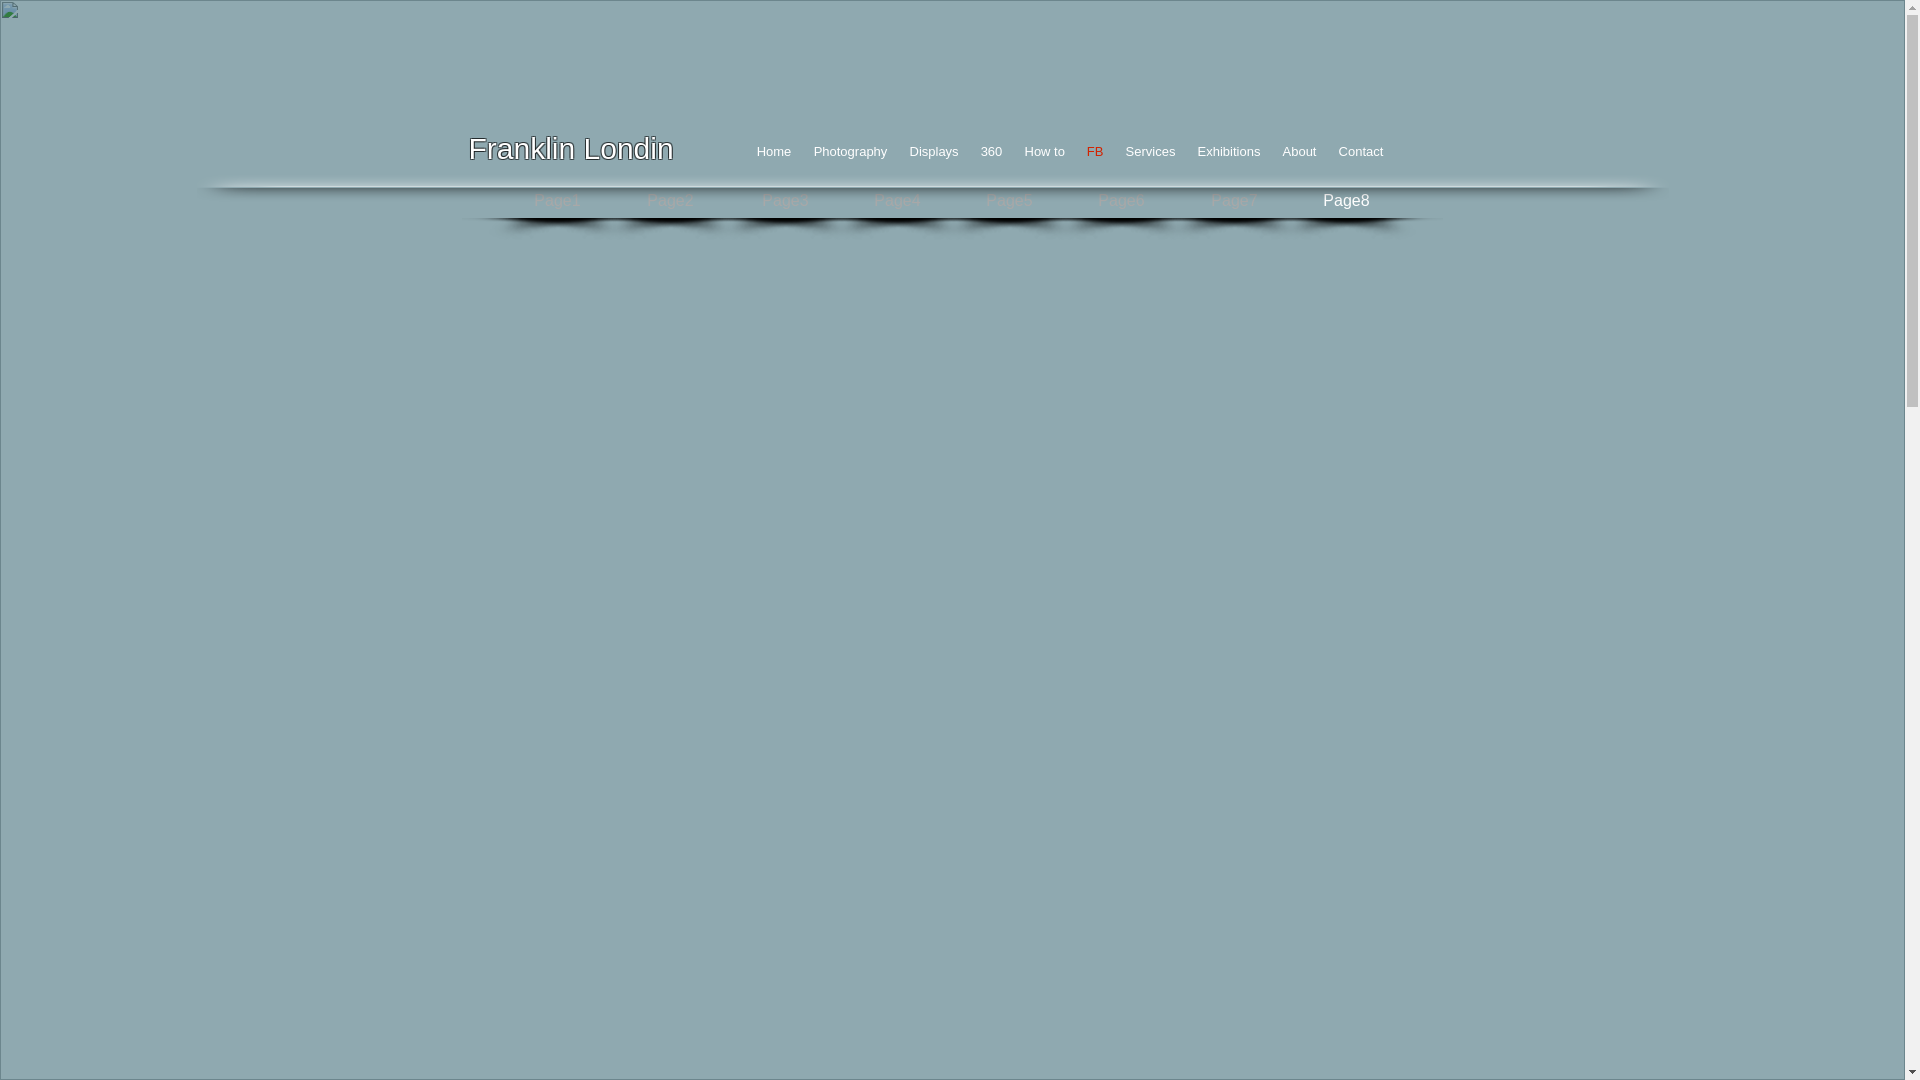  What do you see at coordinates (1008, 201) in the screenshot?
I see `'Page5'` at bounding box center [1008, 201].